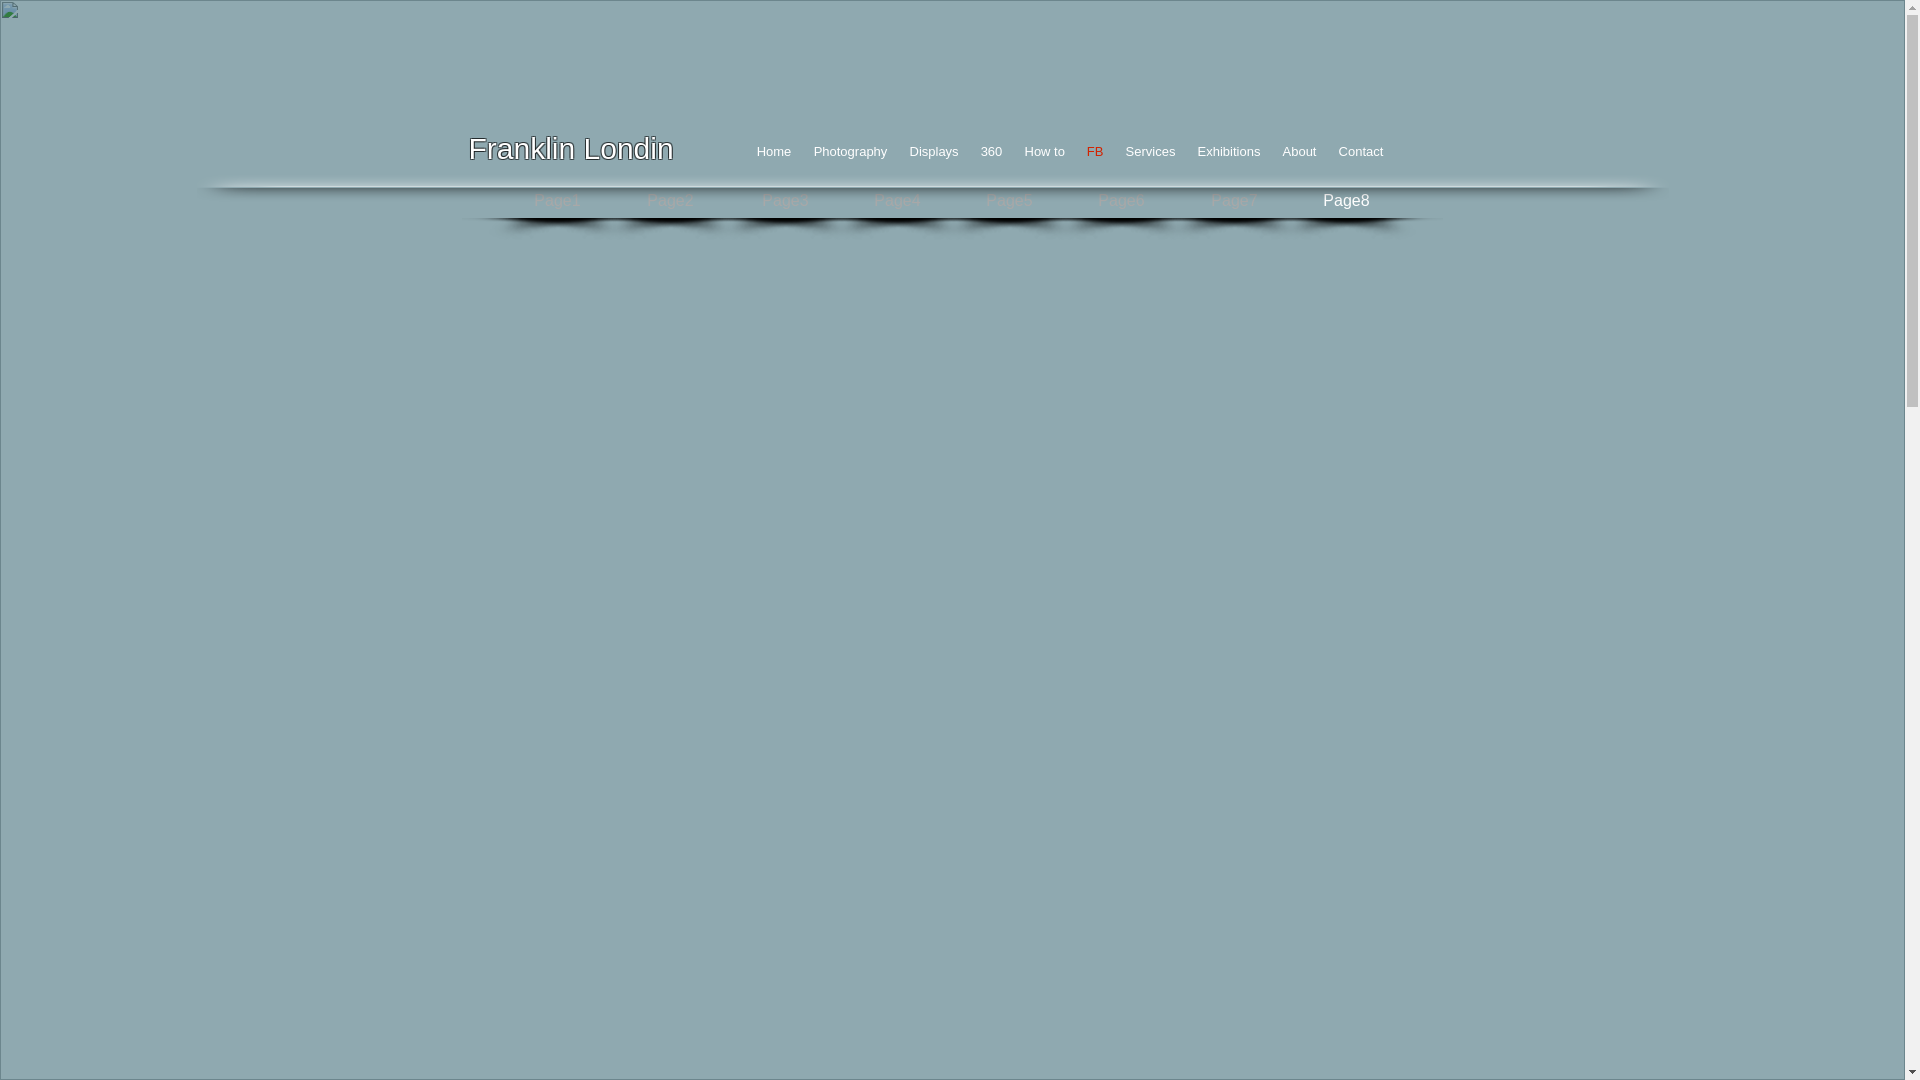  What do you see at coordinates (1008, 201) in the screenshot?
I see `'Page5'` at bounding box center [1008, 201].